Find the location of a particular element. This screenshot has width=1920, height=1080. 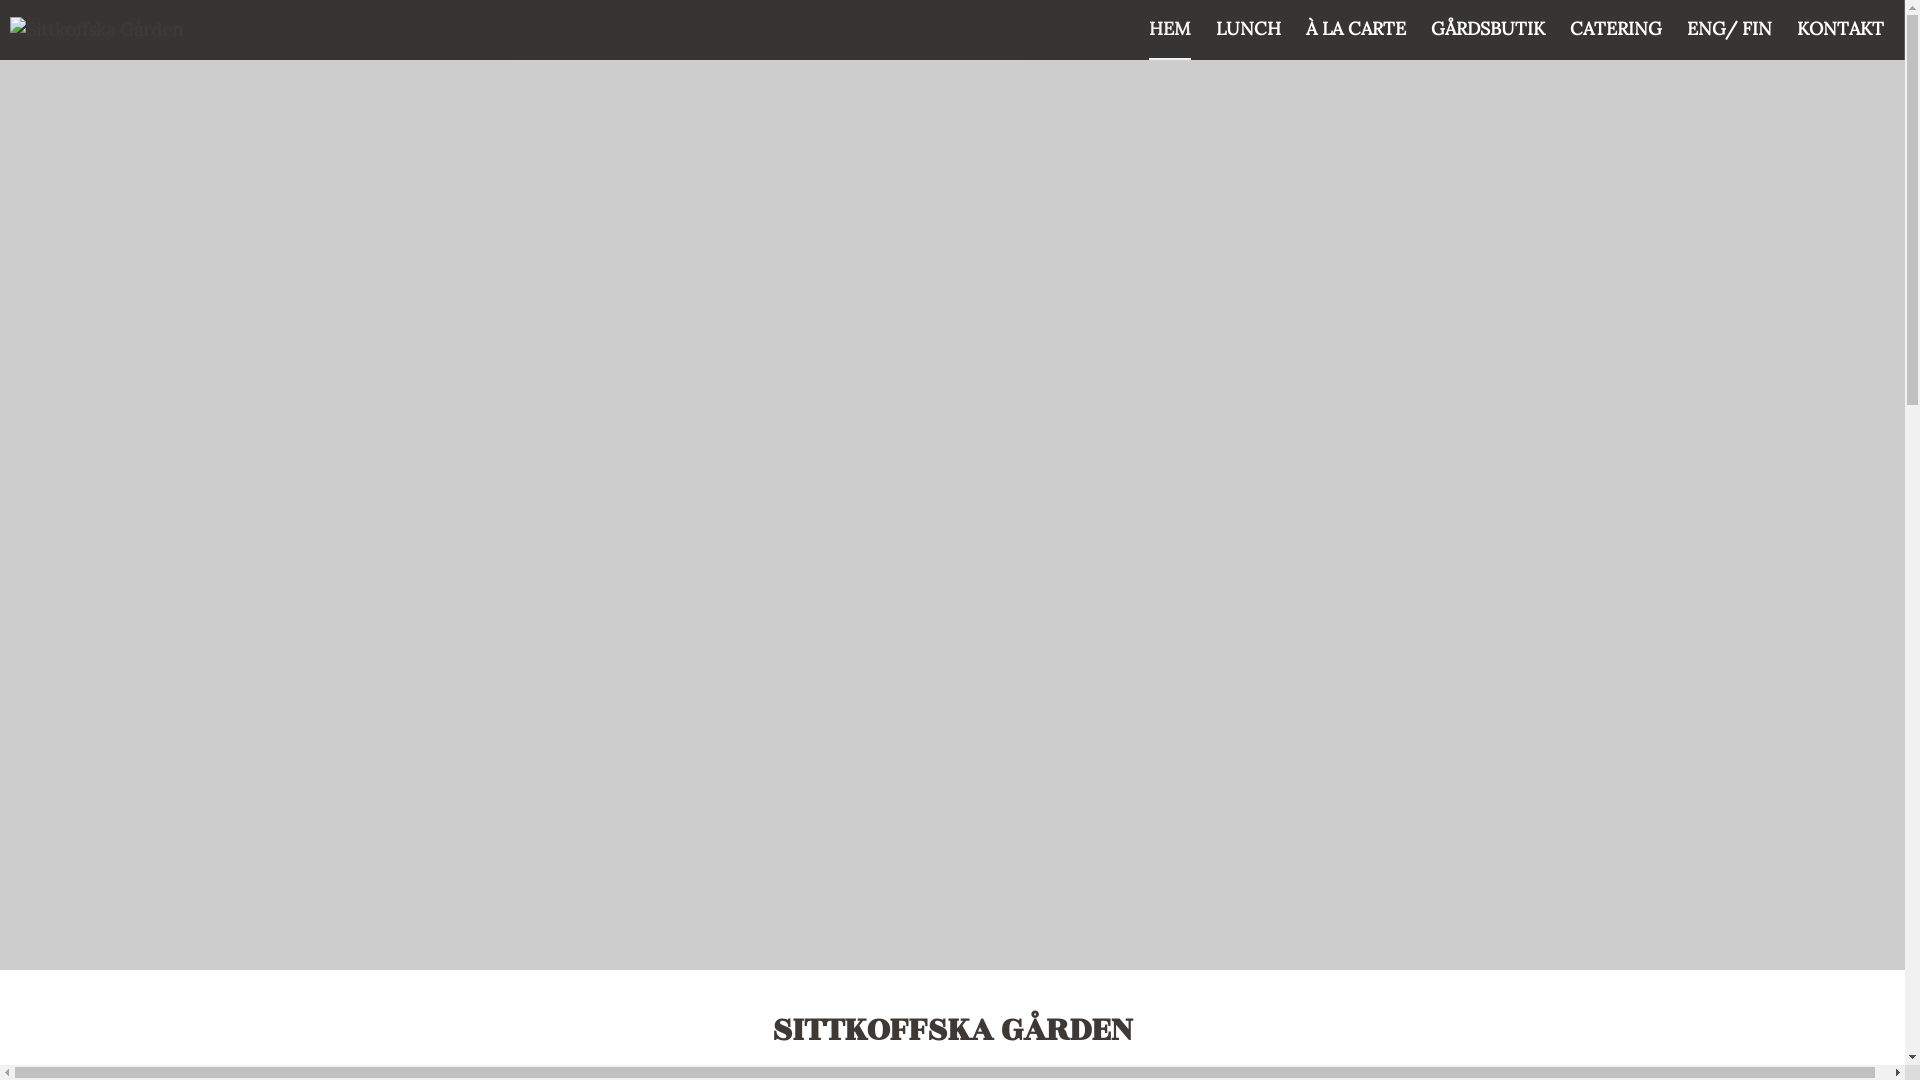

'CATERING' is located at coordinates (1616, 30).